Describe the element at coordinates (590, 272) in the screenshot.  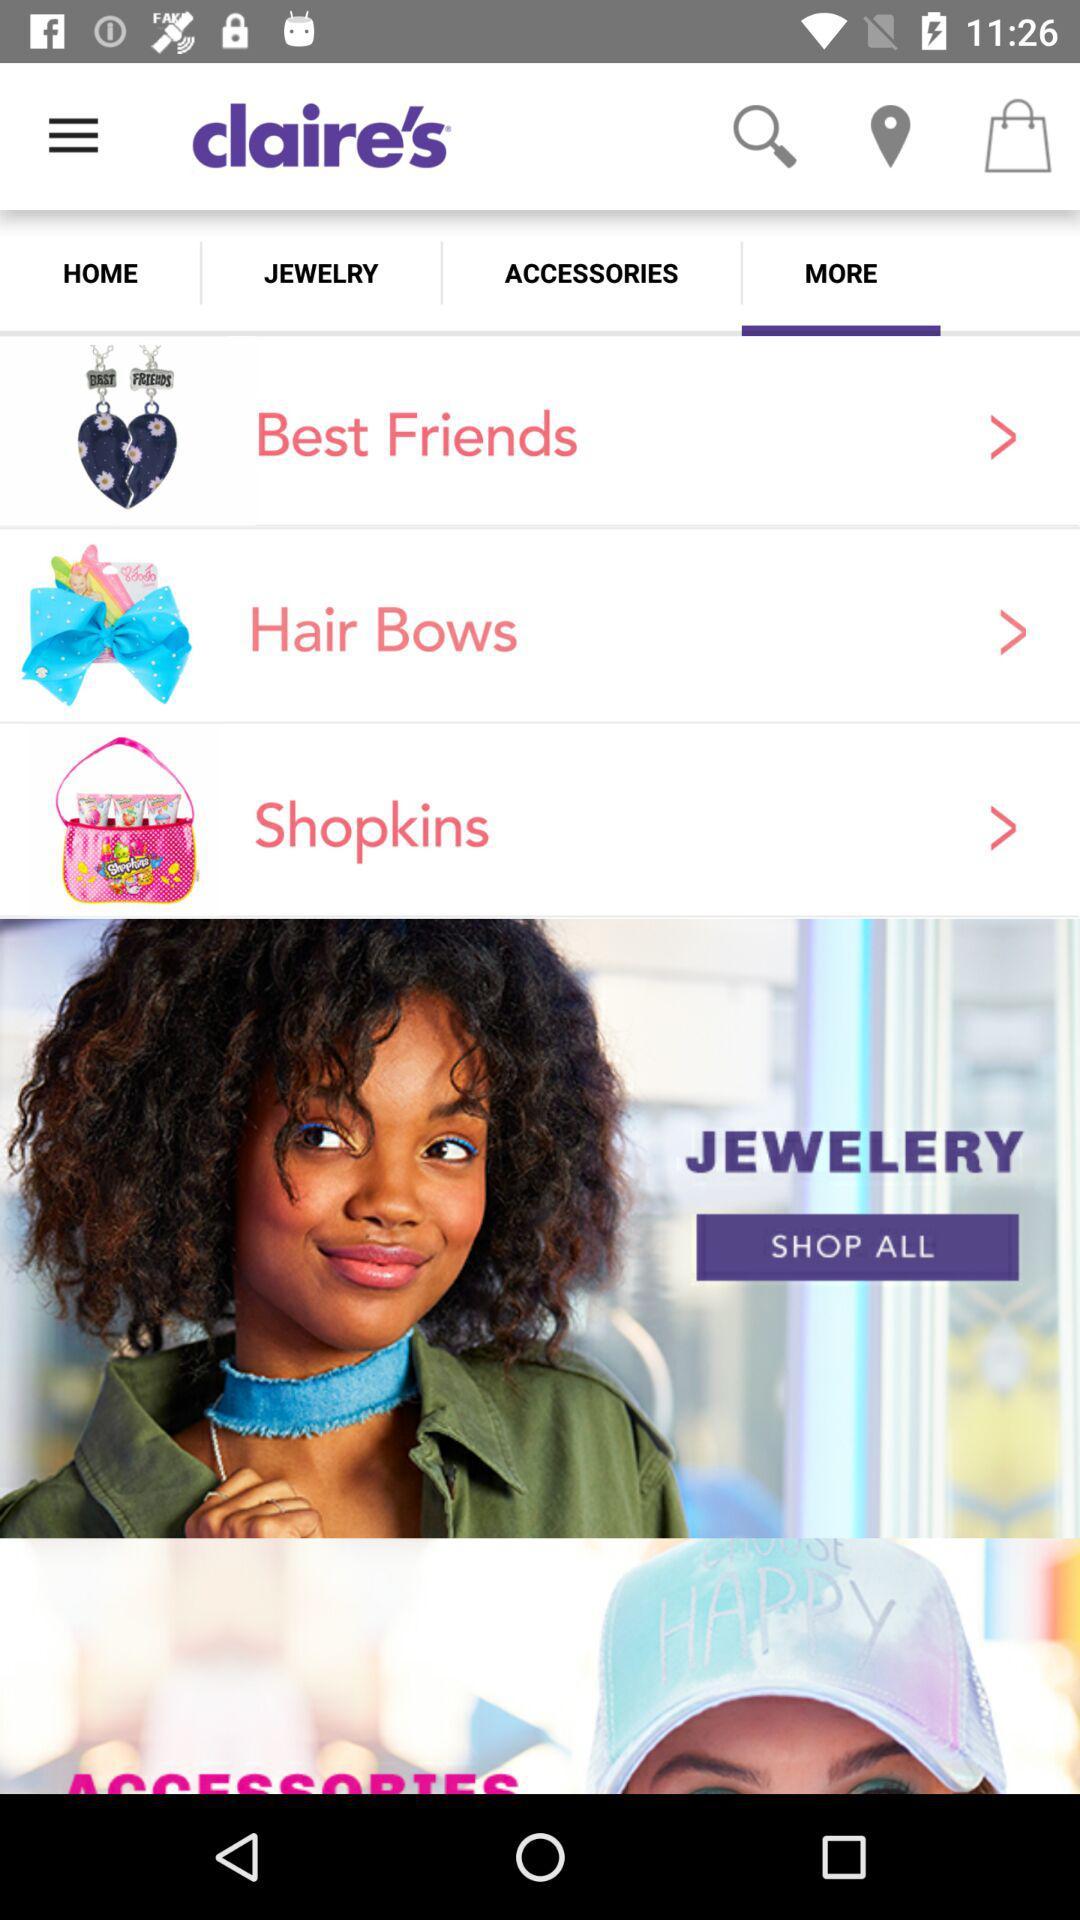
I see `item to the left of more icon` at that location.